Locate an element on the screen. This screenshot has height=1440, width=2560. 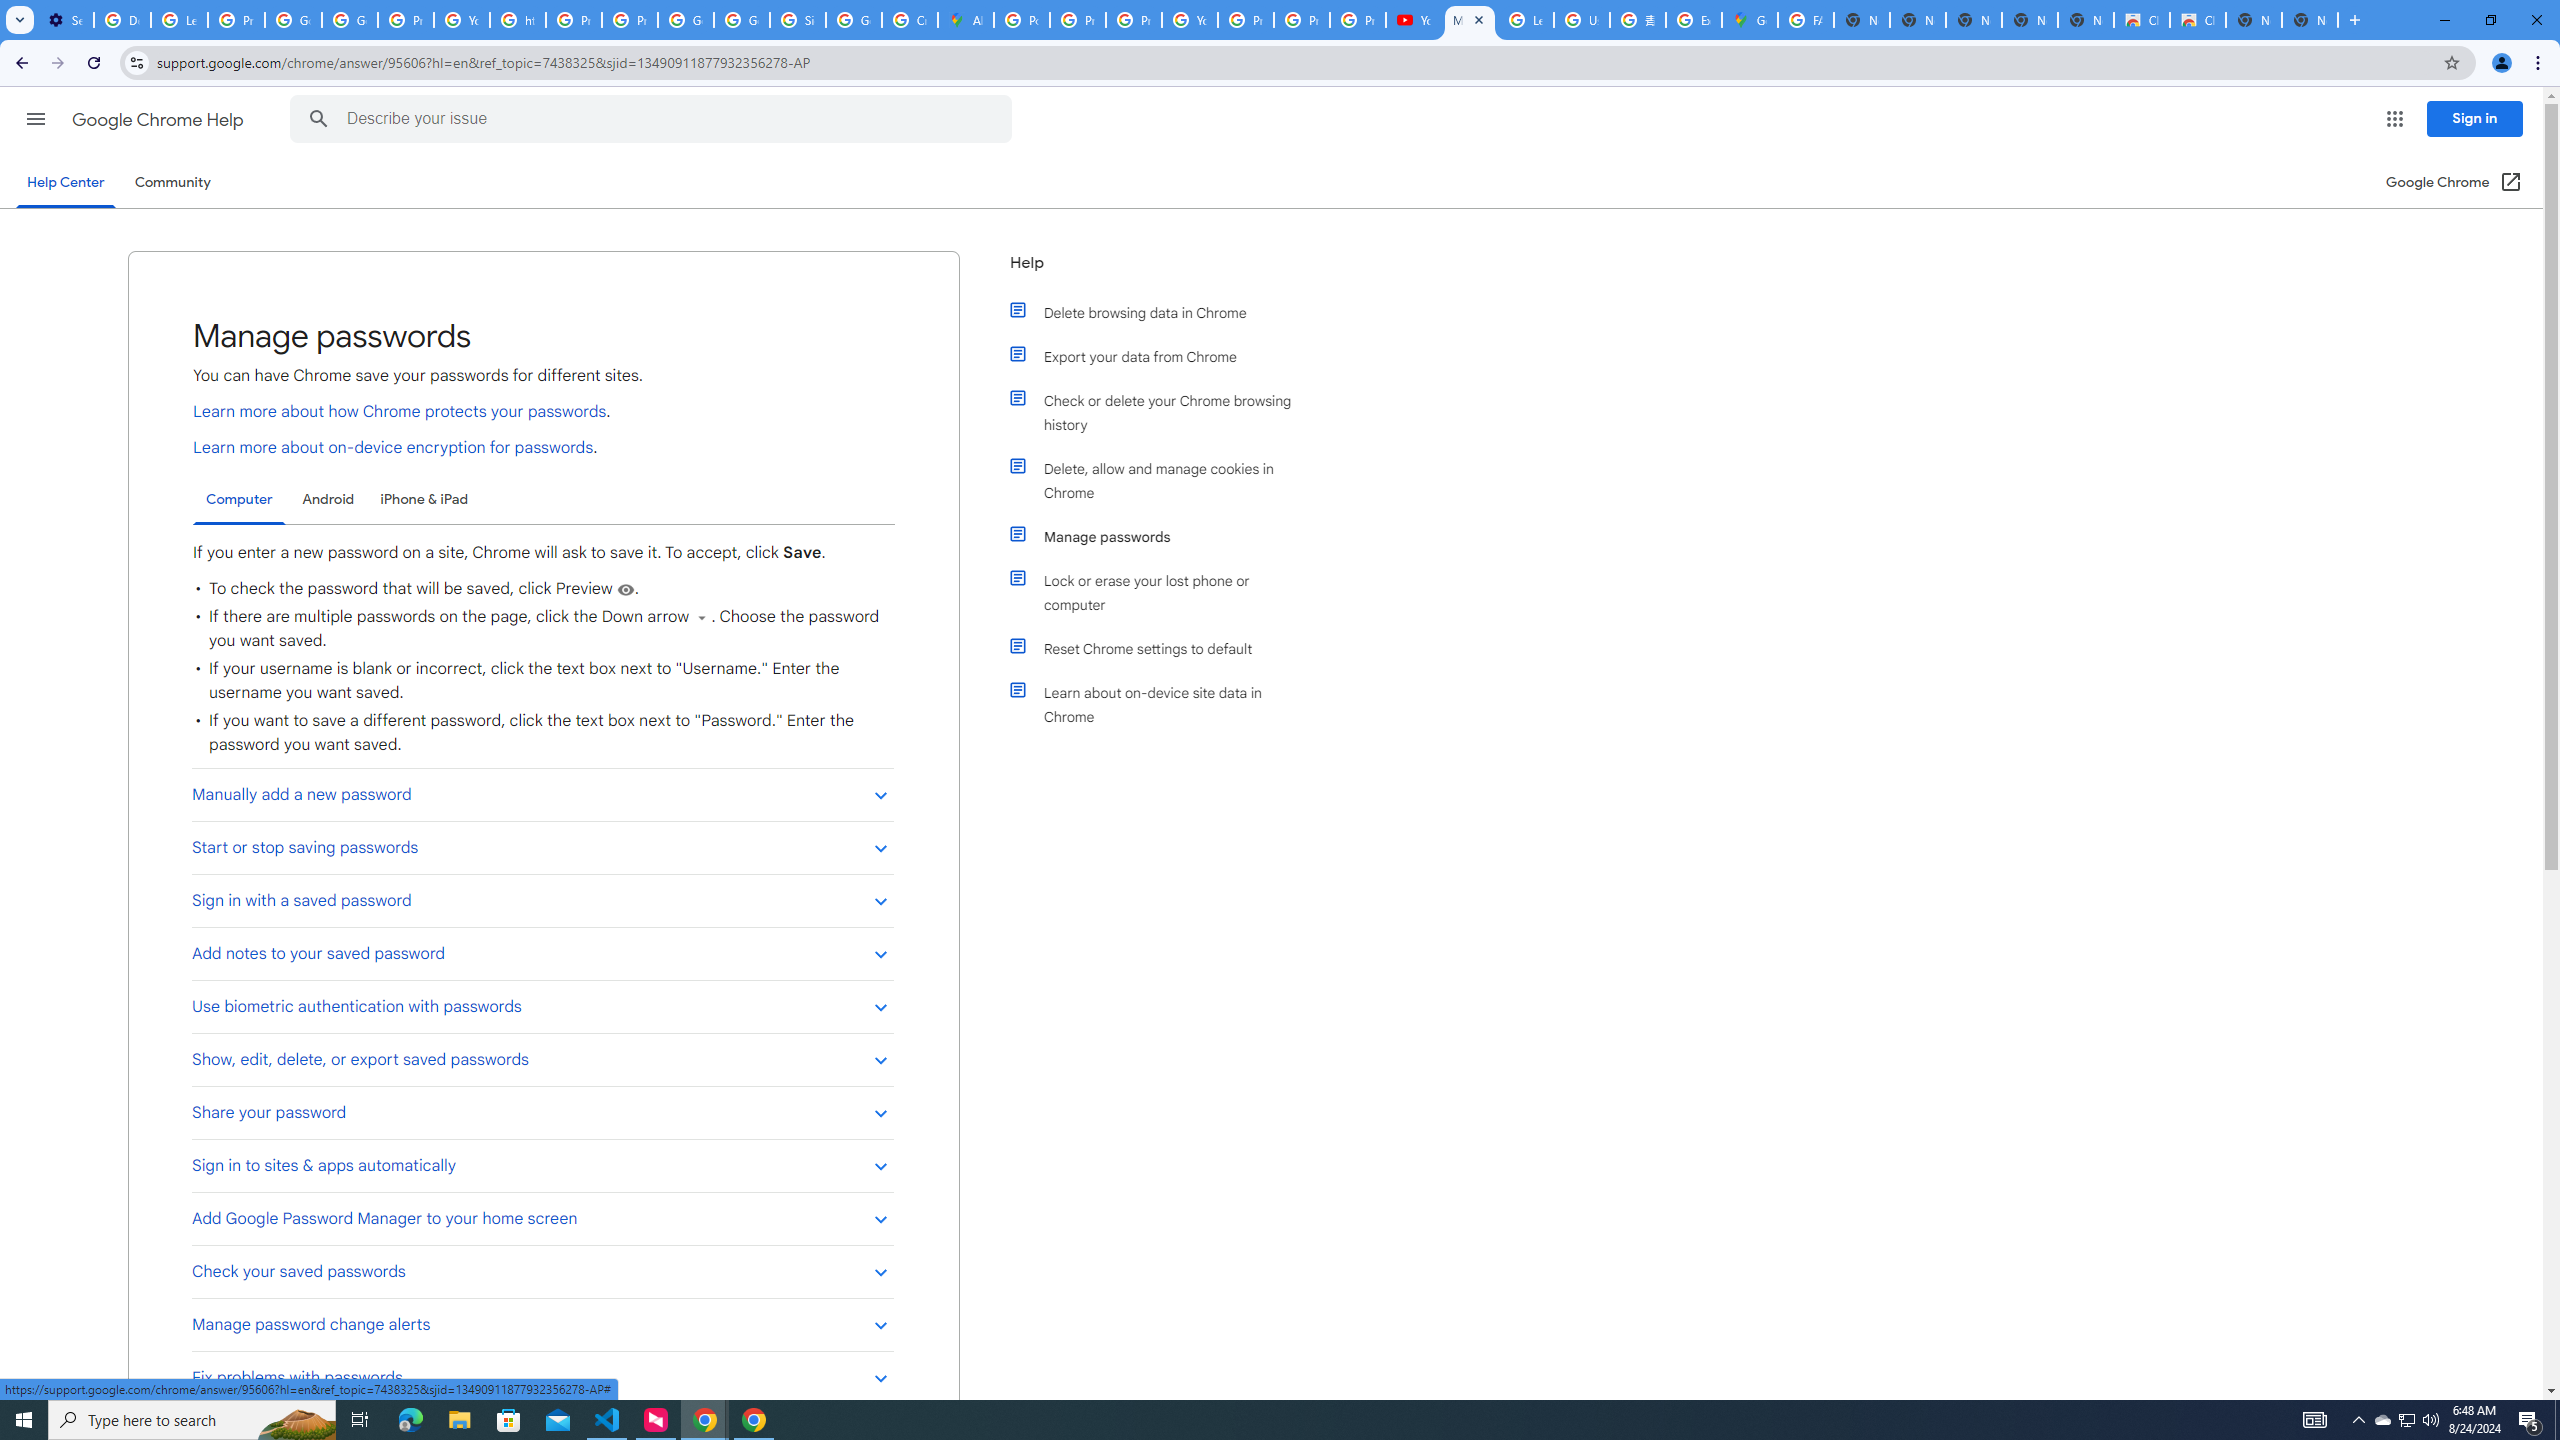
'Manage passwords - Computer - Google Chrome Help' is located at coordinates (1469, 19).